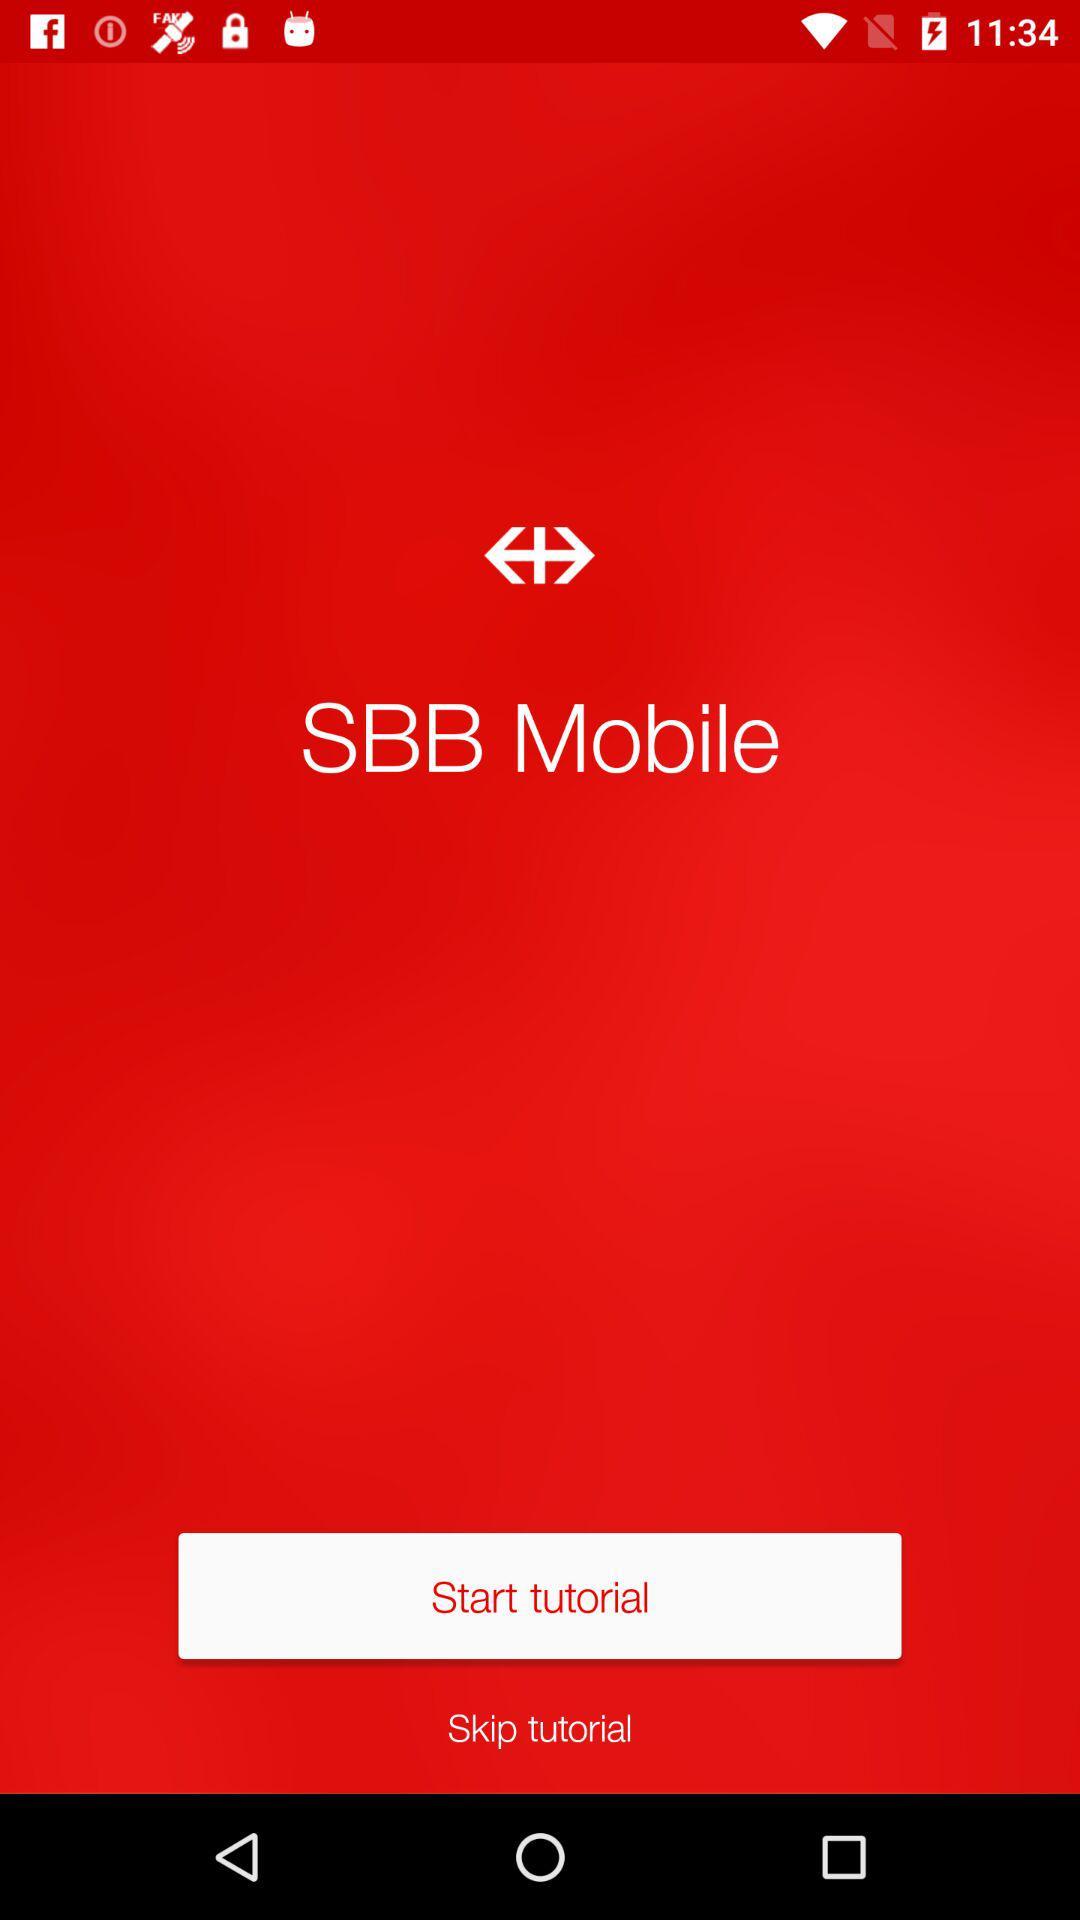 This screenshot has width=1080, height=1920. Describe the element at coordinates (540, 1725) in the screenshot. I see `skip tutorial item` at that location.